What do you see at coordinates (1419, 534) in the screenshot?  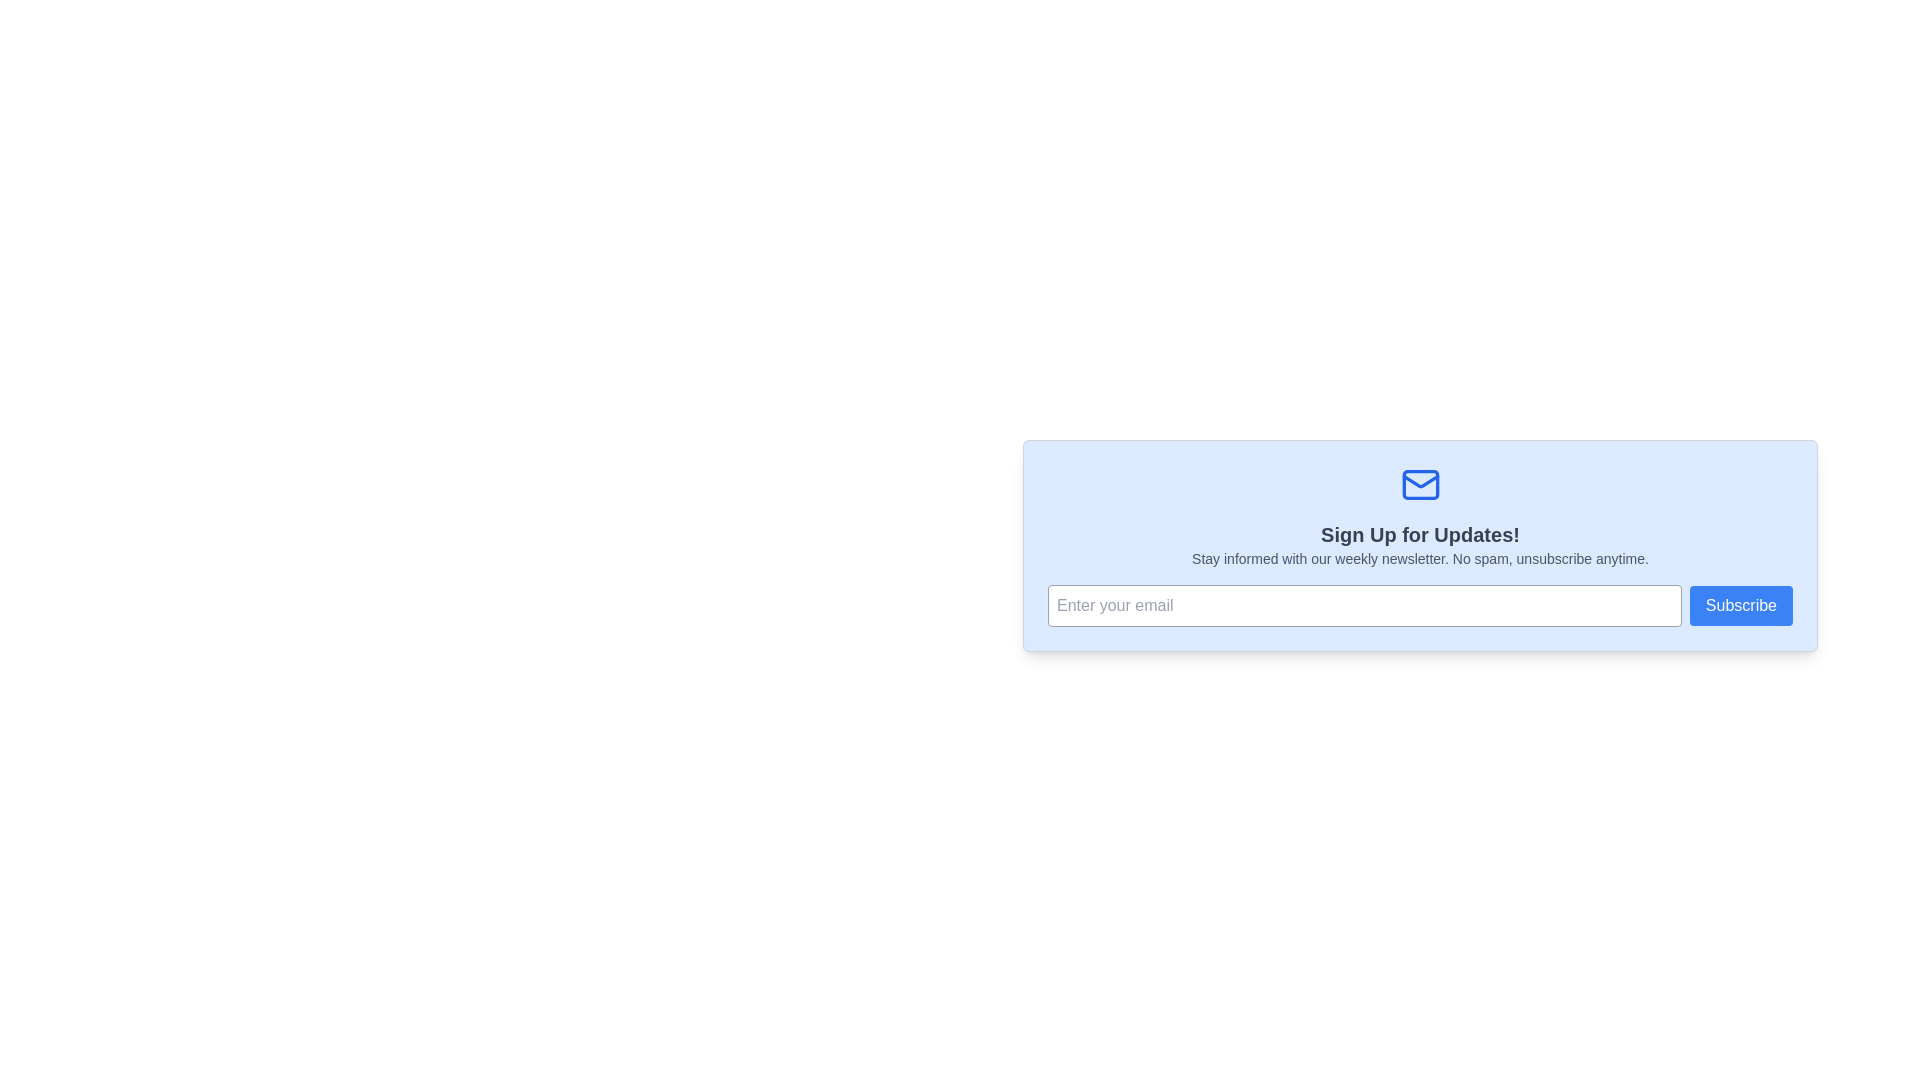 I see `the bold text label displaying 'Sign Up for Updates!' that is located at the top middle of the registration card` at bounding box center [1419, 534].